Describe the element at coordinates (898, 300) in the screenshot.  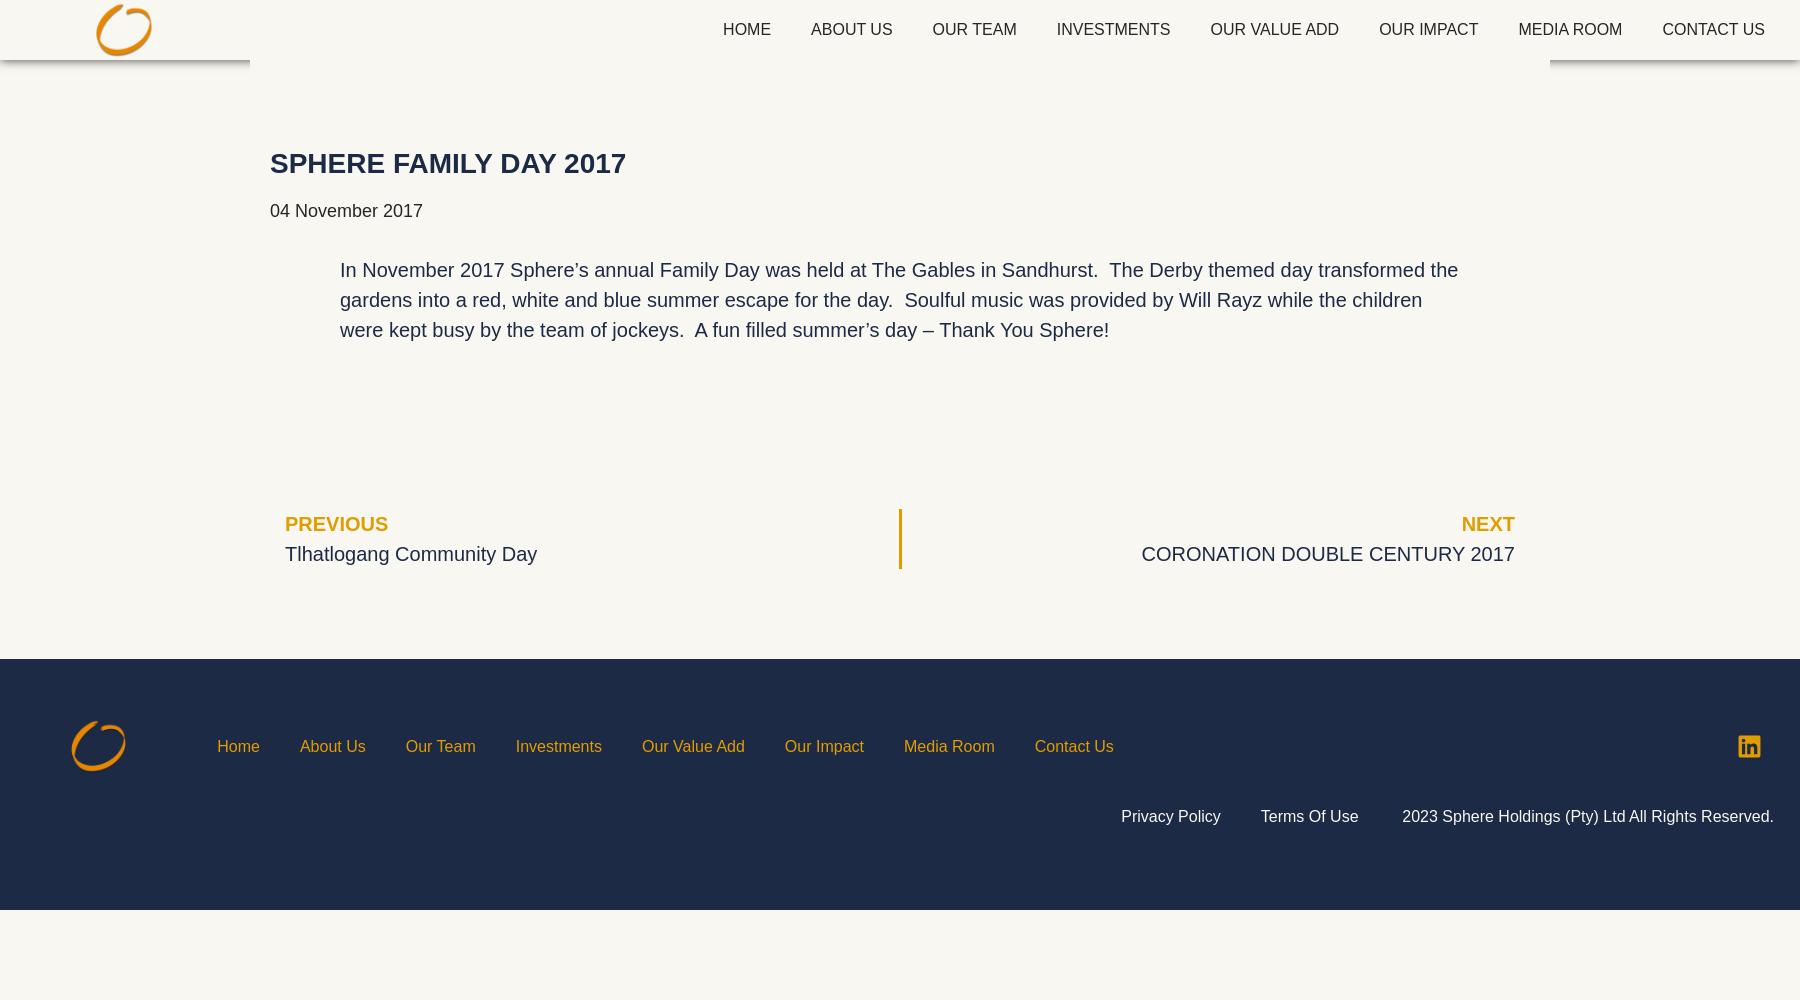
I see `'In November 2017 Sphere’s annual Family Day was held at The Gables in Sandhurst.  The Derby themed day transformed the gardens into a red, white and blue summer escape for the day.  Soulful music was provided by Will Rayz while the children were kept busy by the team of jockeys.  A fun filled summer’s day – Thank You Sphere!'` at that location.